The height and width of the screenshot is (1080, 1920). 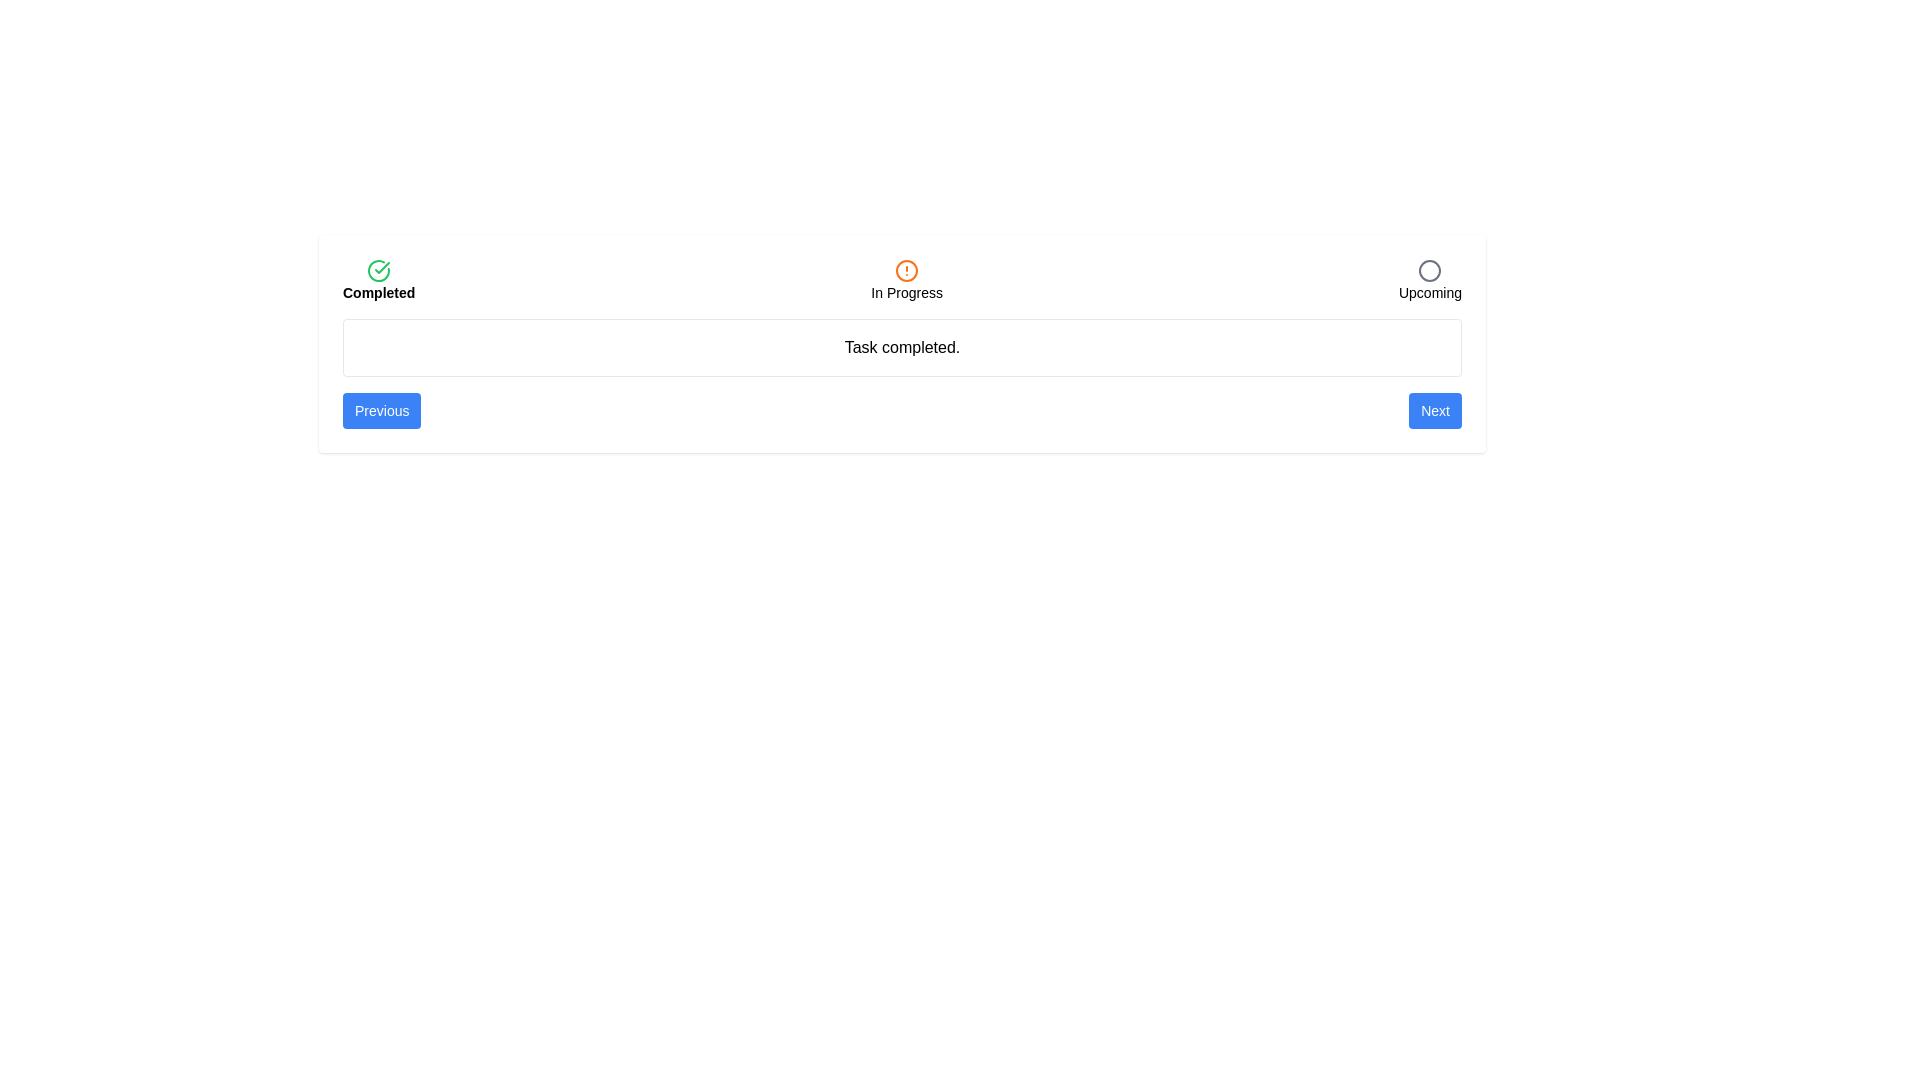 What do you see at coordinates (379, 281) in the screenshot?
I see `the status indicator for 'Completed' in the top-left of the horizontal list` at bounding box center [379, 281].